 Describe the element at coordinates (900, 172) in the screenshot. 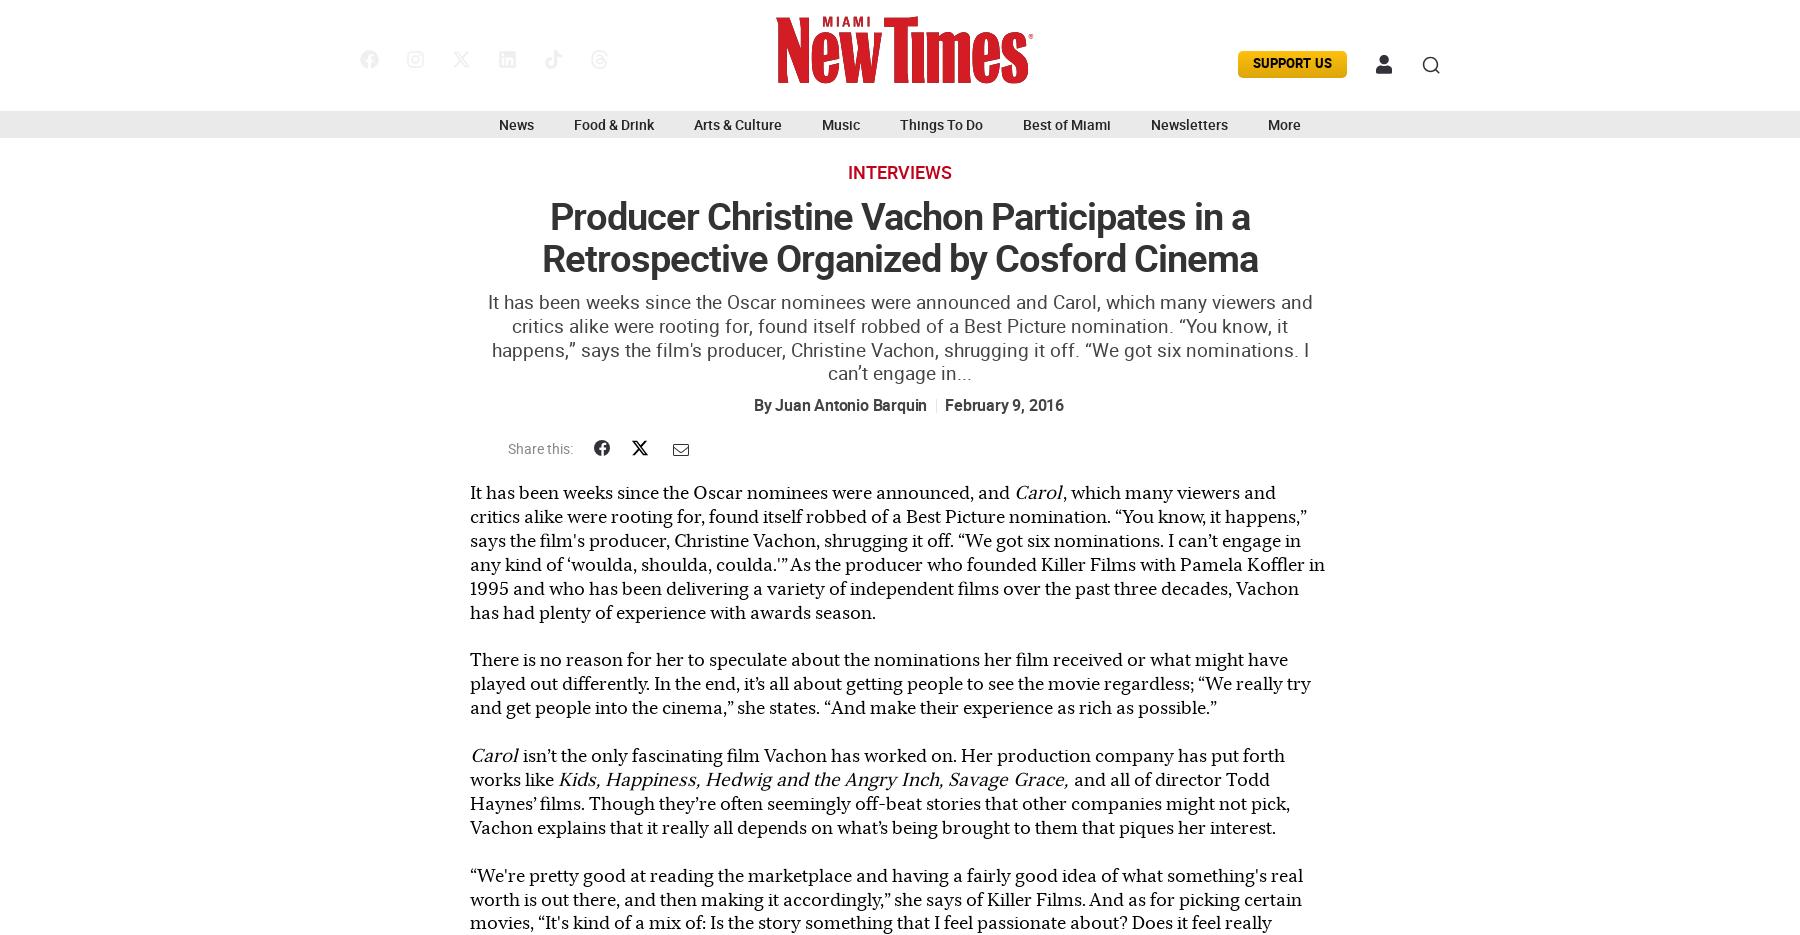

I see `'Interviews'` at that location.